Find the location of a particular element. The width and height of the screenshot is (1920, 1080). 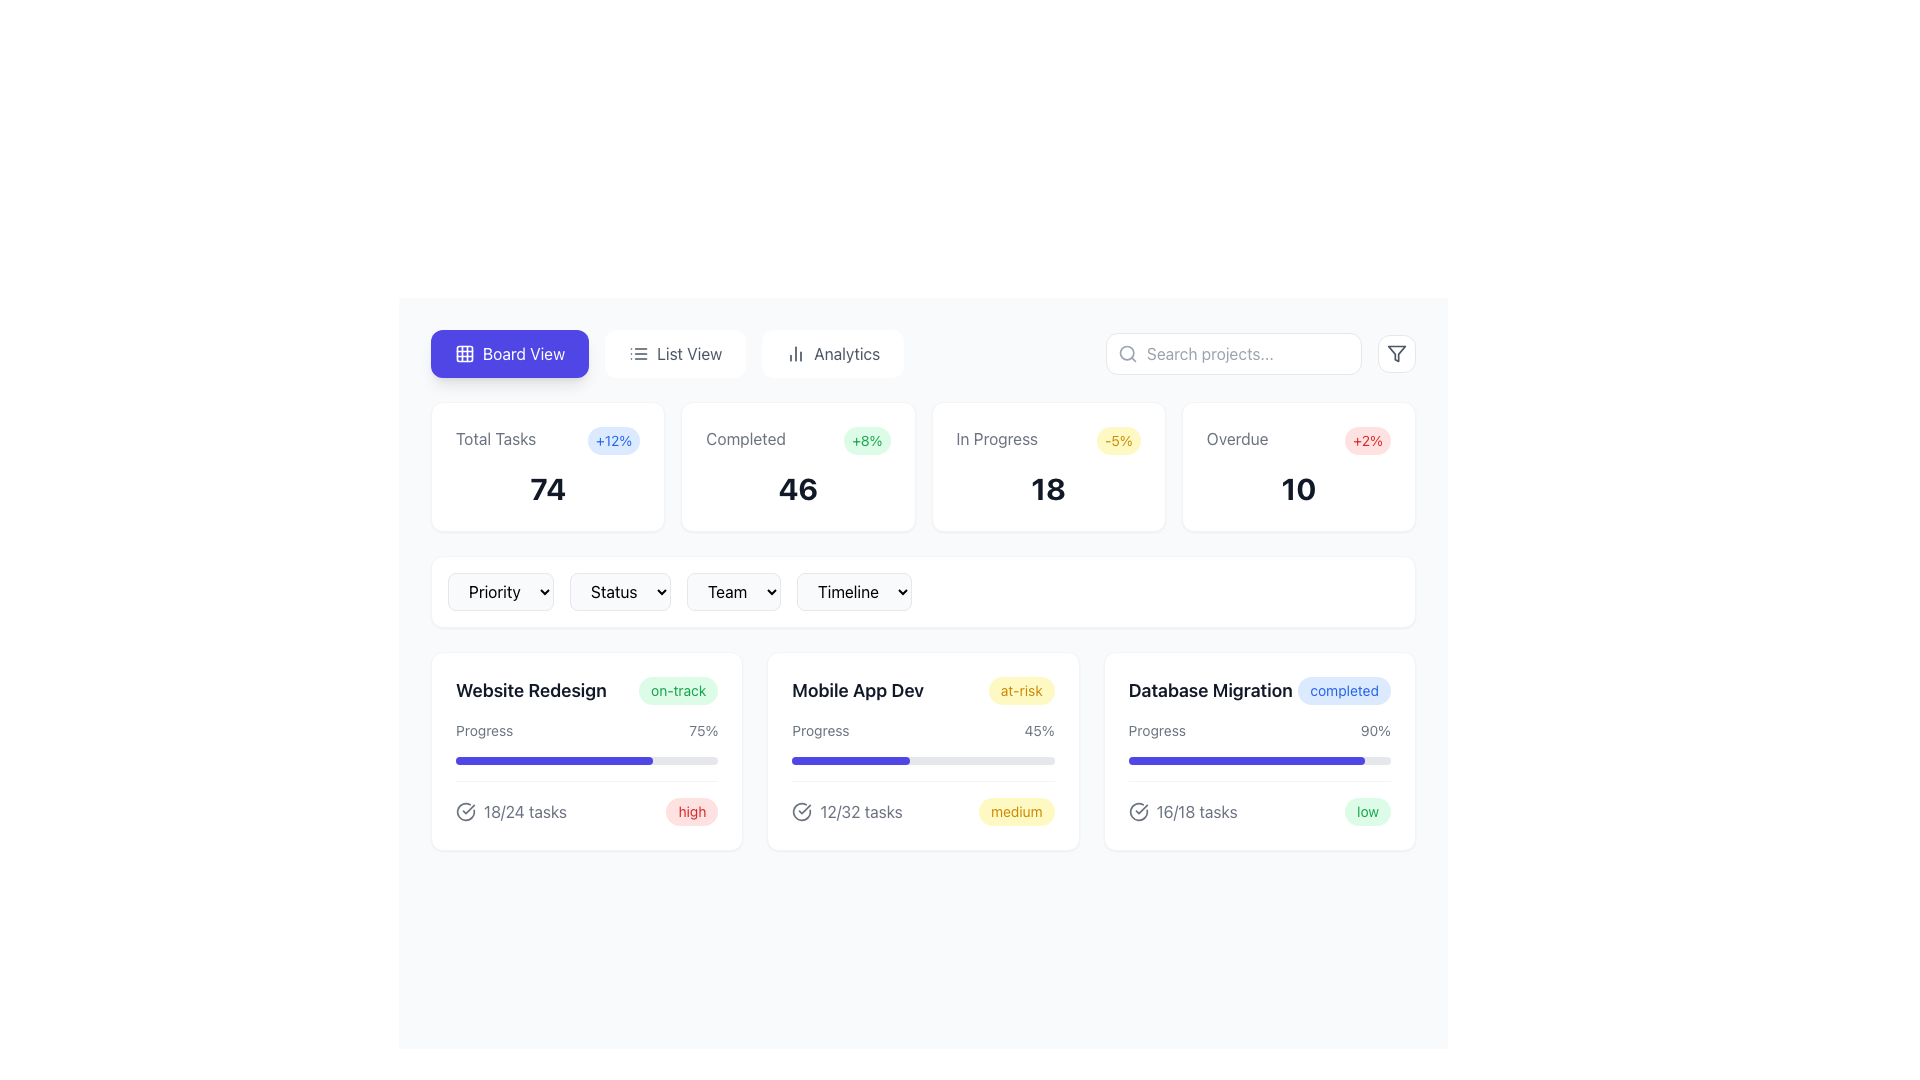

the static text label that indicates the progress for the 'Mobile App Dev' task, located to the left of the '45%' percentage text within the second column of the three-card layout is located at coordinates (820, 731).